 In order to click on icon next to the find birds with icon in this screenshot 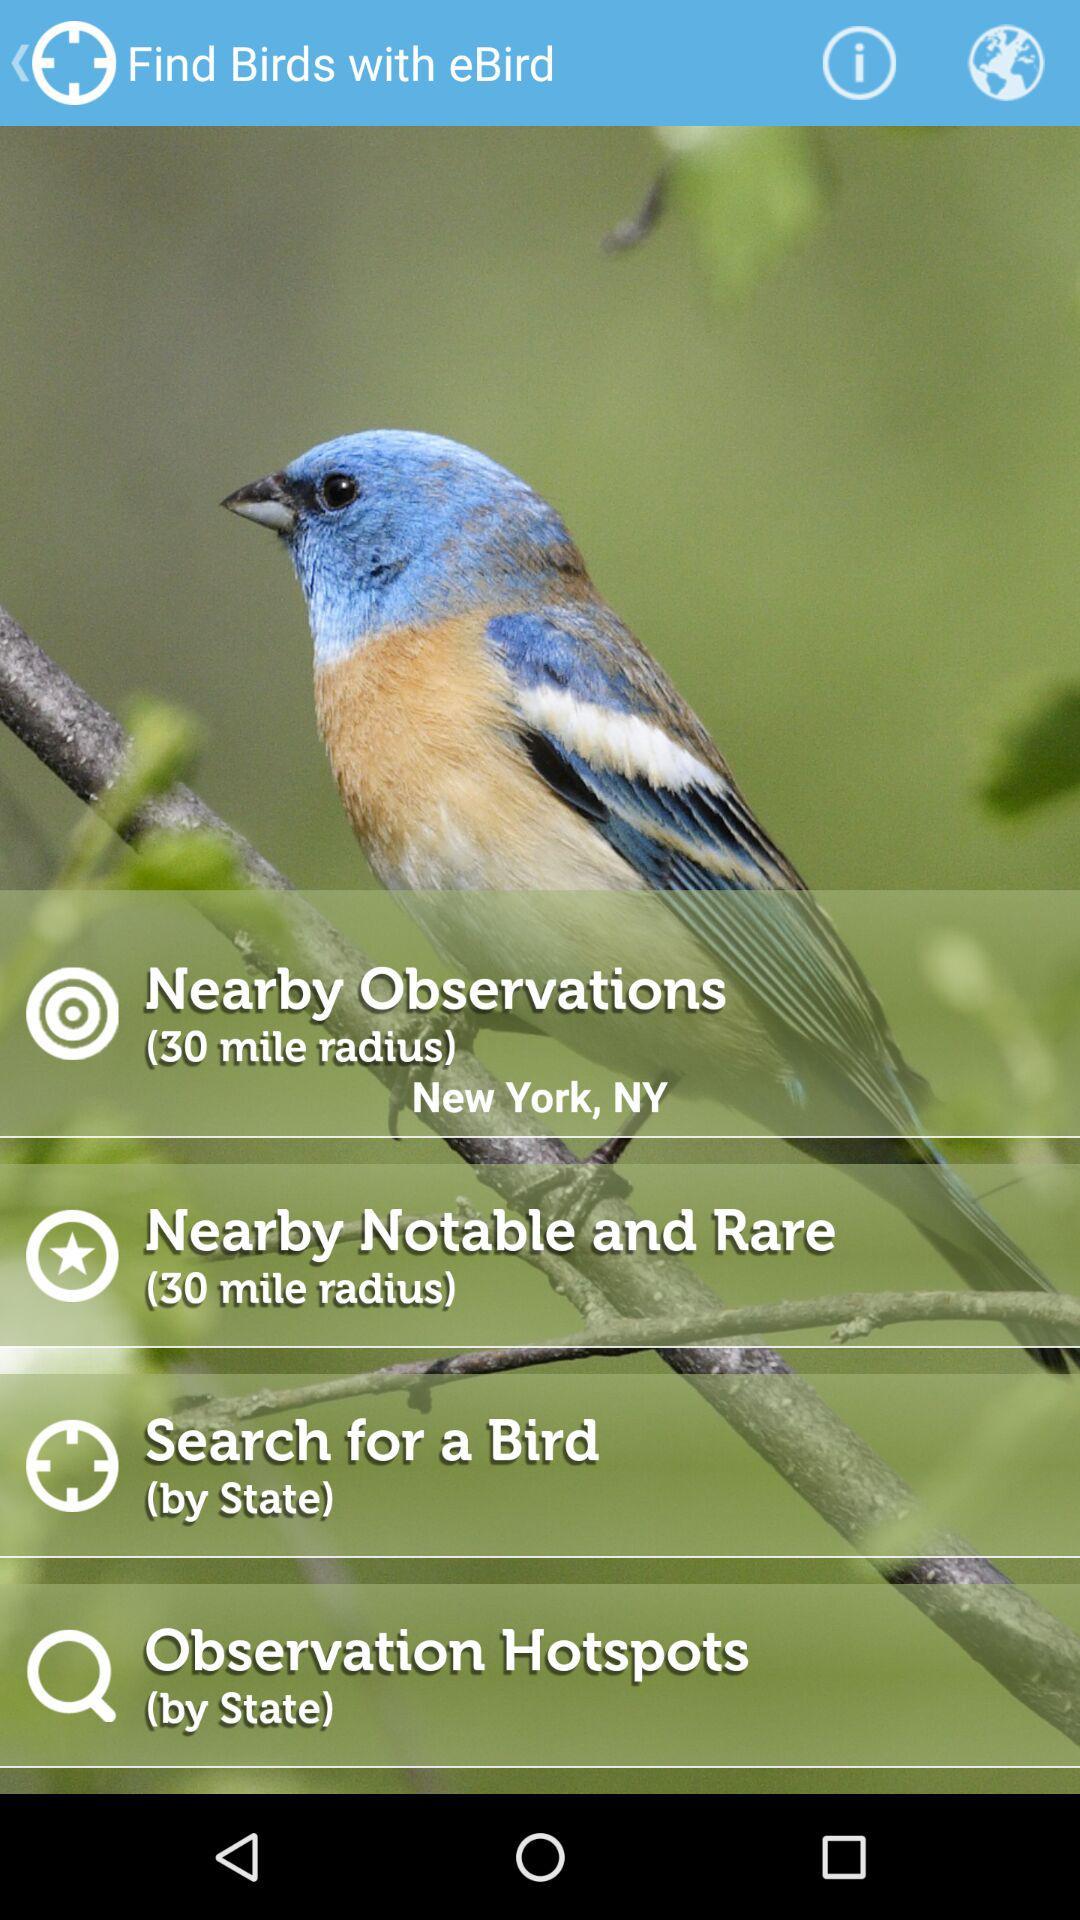, I will do `click(858, 62)`.